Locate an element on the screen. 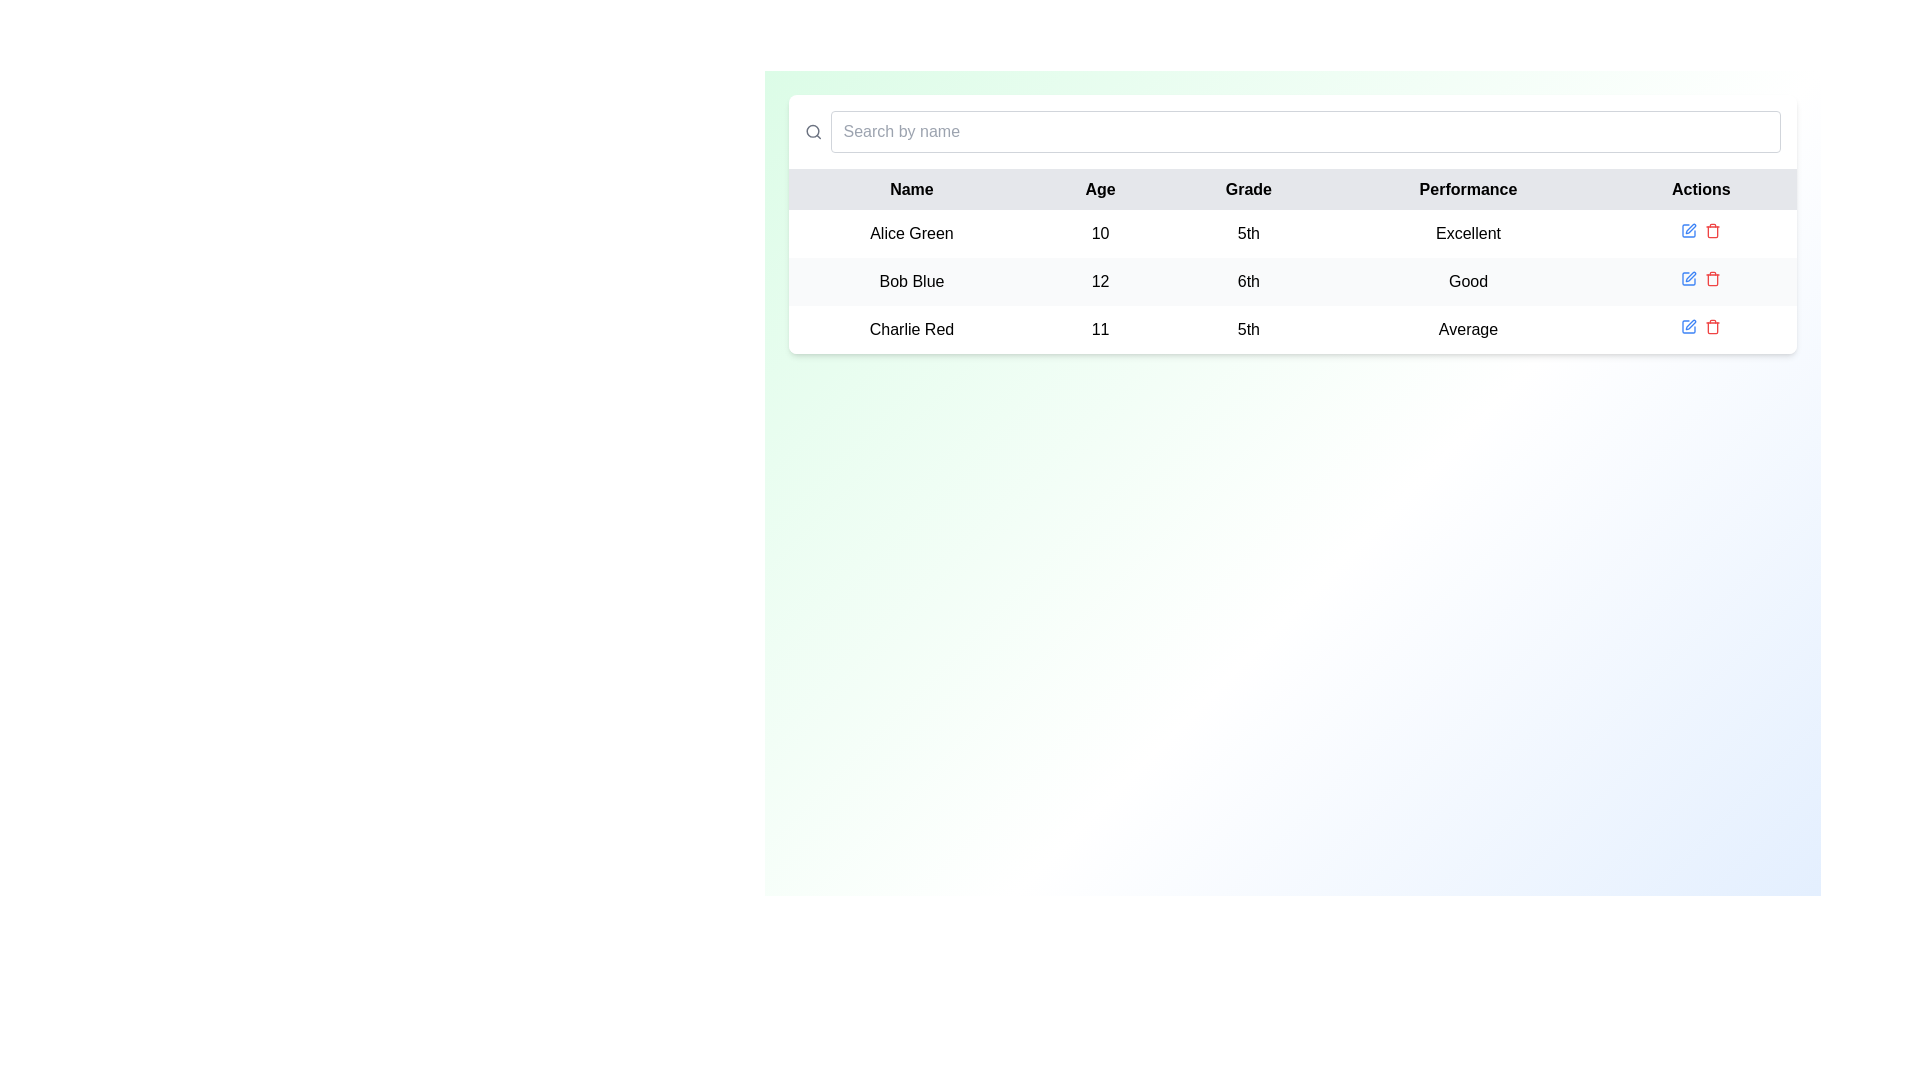 The image size is (1920, 1080). the 'Edit' icon button in the 'Actions' column for the row containing 'Charlie Red' is located at coordinates (1688, 326).